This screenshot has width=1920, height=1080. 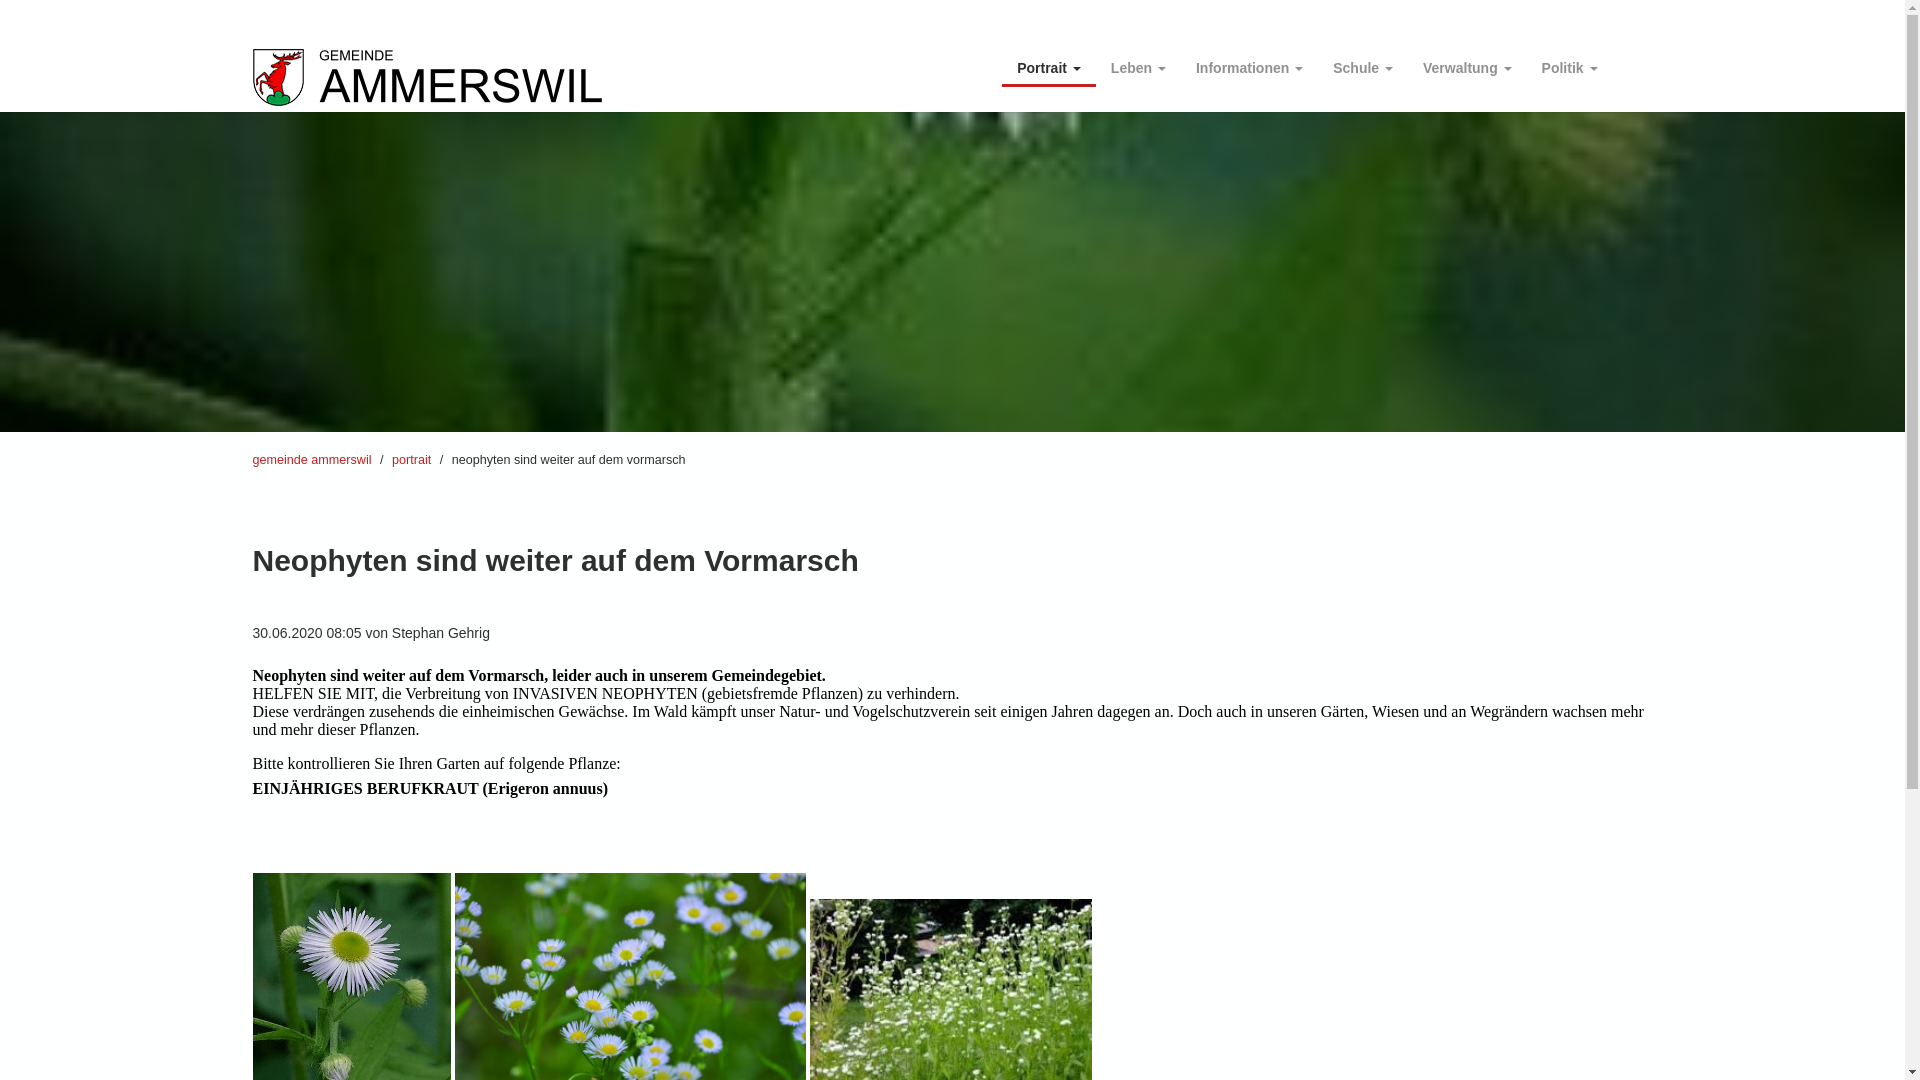 What do you see at coordinates (410, 459) in the screenshot?
I see `'portrait'` at bounding box center [410, 459].